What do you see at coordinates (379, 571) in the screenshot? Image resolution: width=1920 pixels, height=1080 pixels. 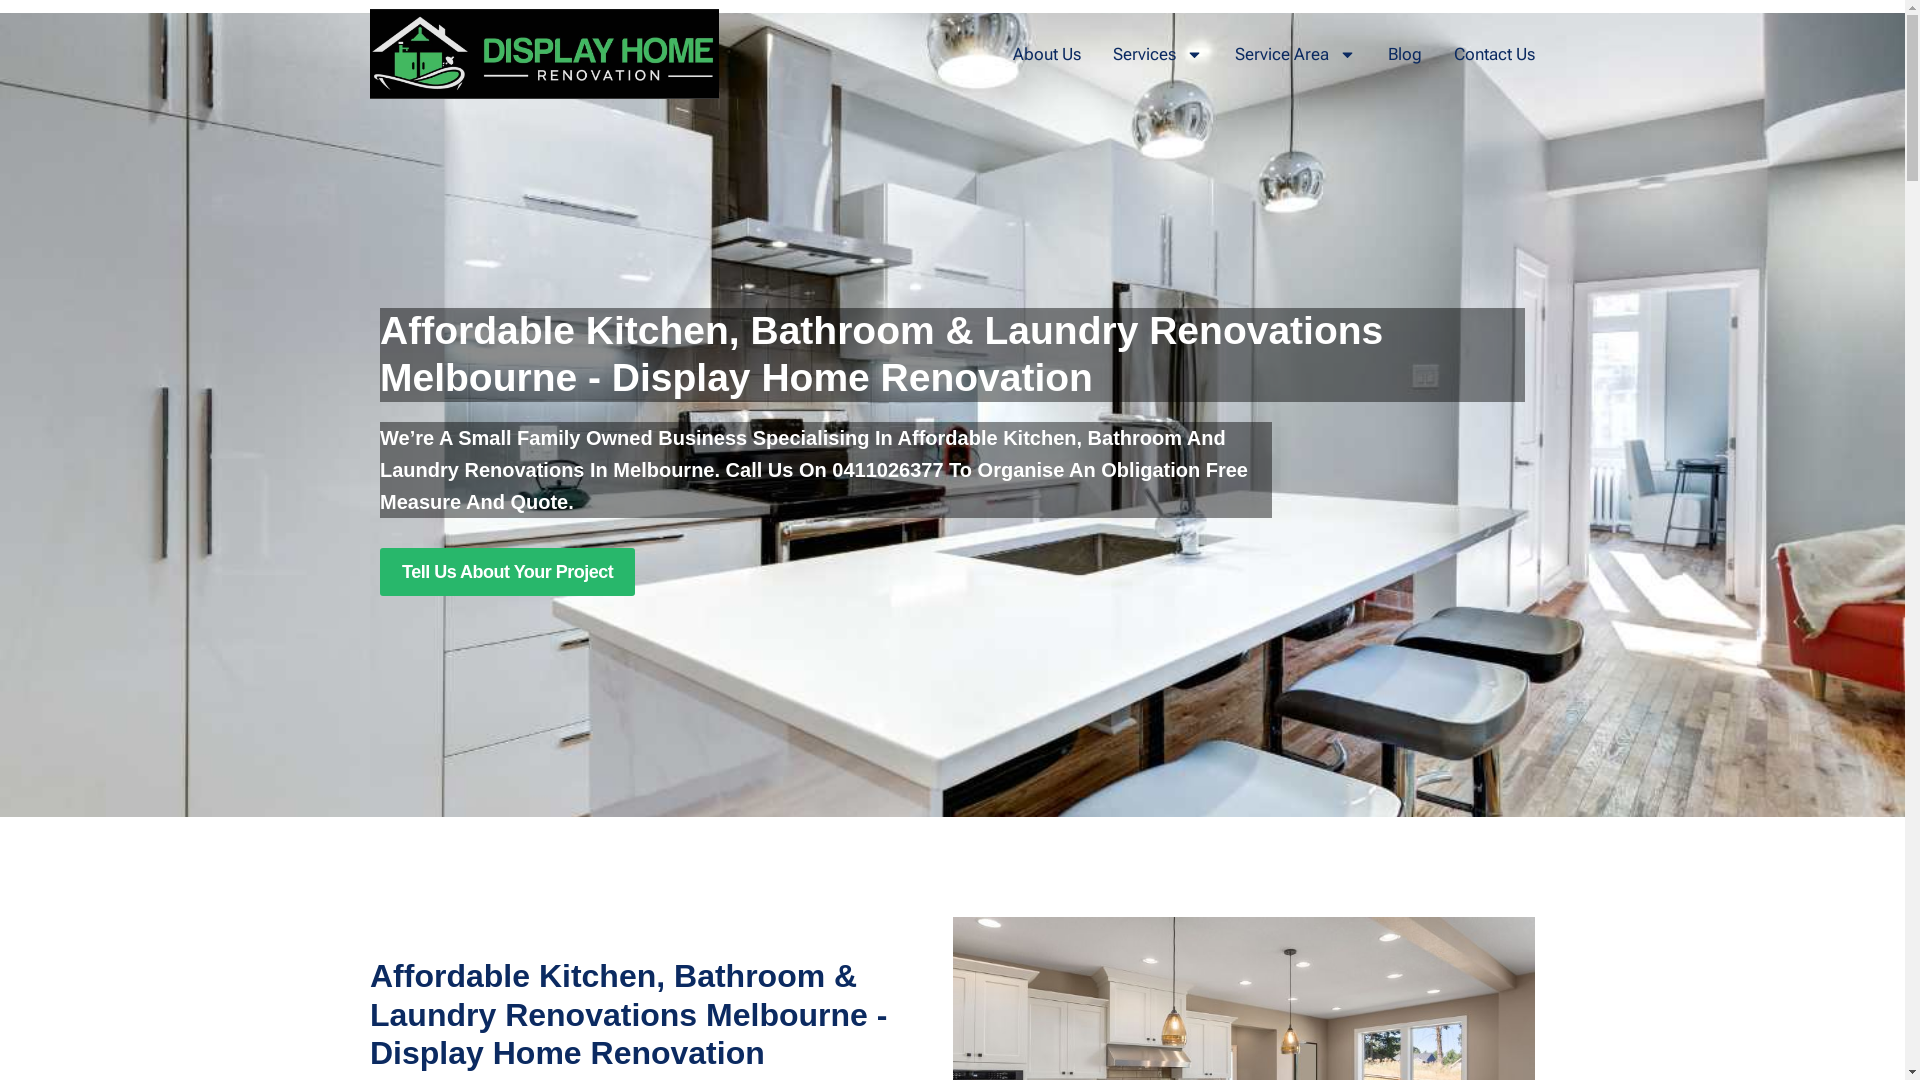 I see `'Tell Us About Your Project'` at bounding box center [379, 571].